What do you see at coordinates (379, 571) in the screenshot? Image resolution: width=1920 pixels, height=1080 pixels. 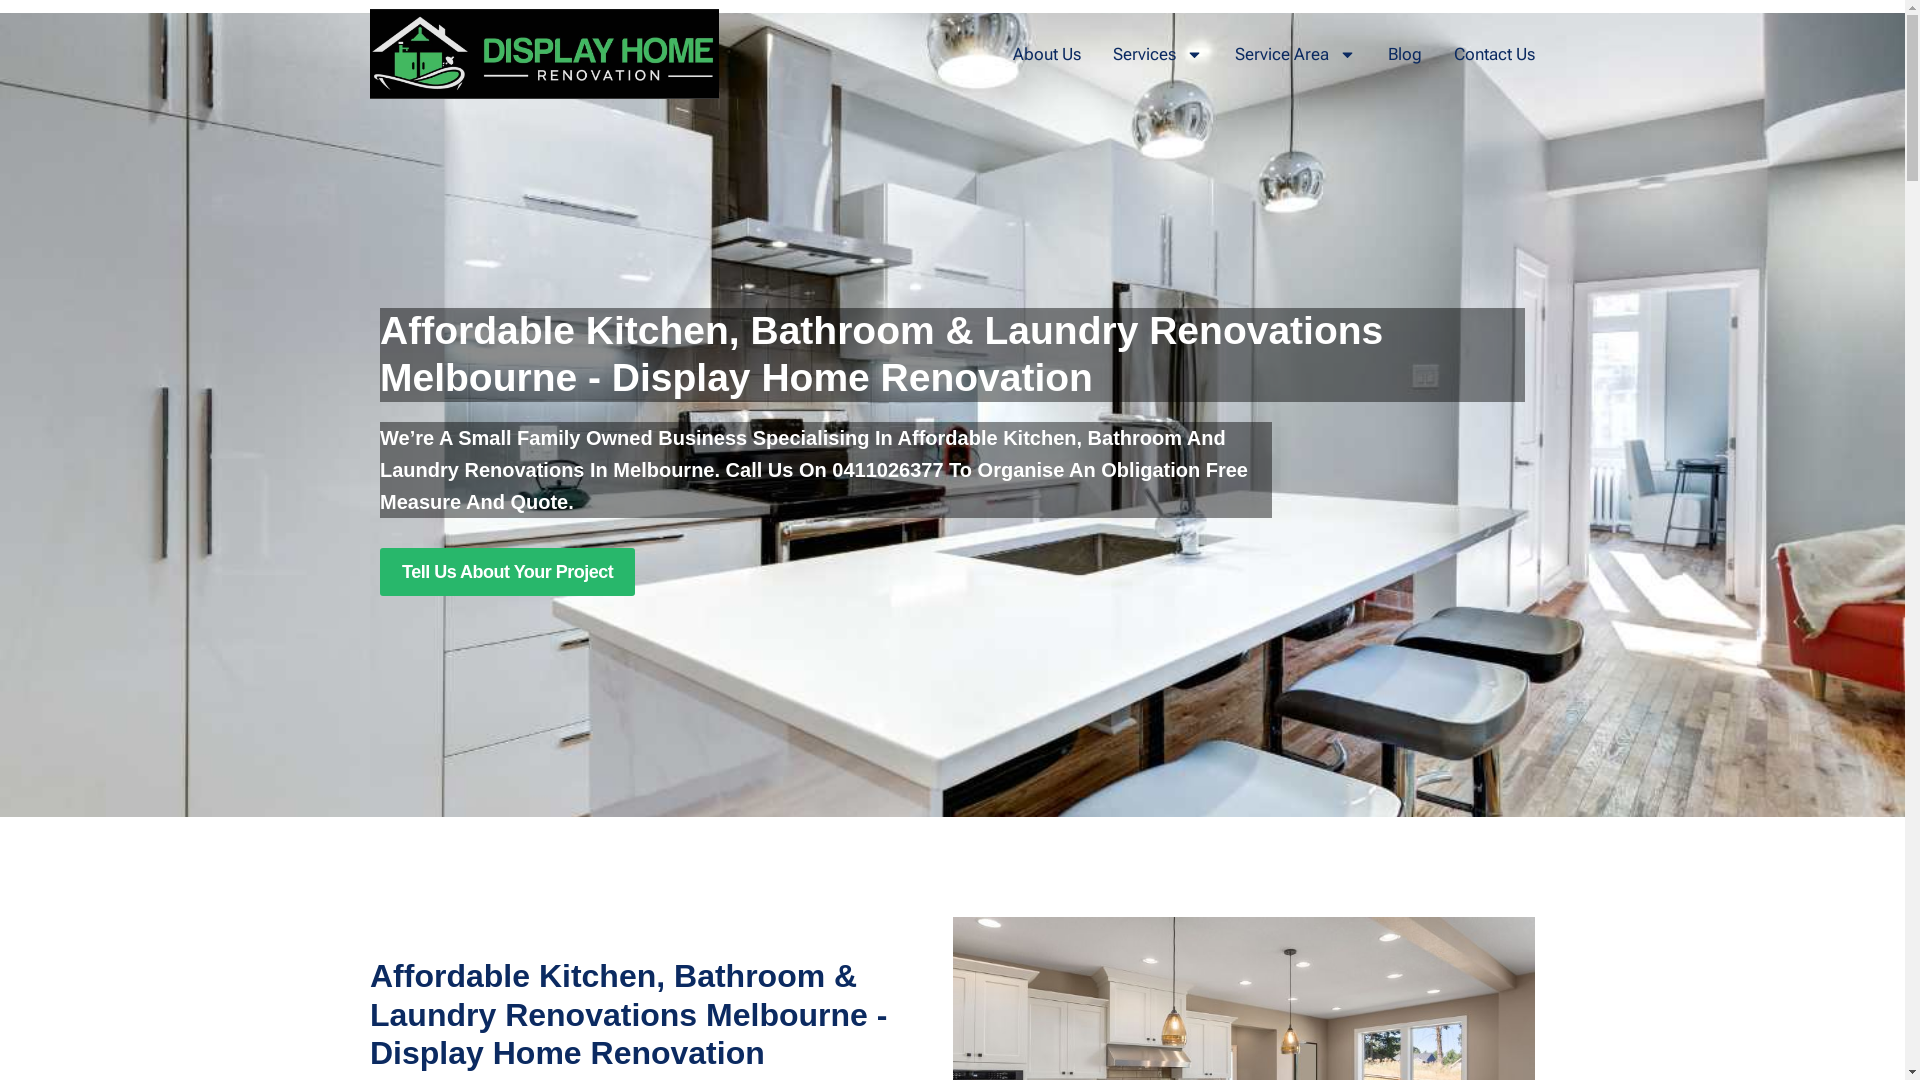 I see `'Tell Us About Your Project'` at bounding box center [379, 571].